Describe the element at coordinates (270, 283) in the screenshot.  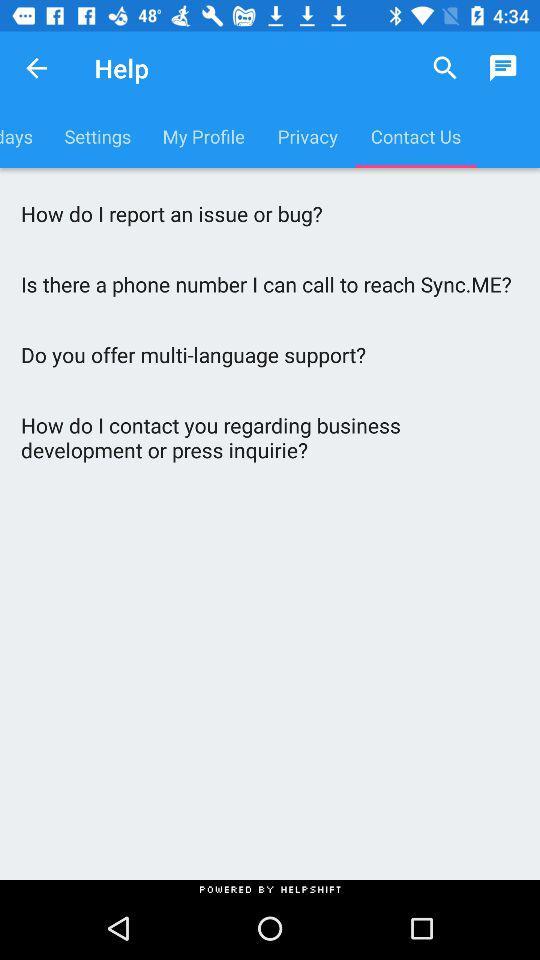
I see `item above do you offer icon` at that location.